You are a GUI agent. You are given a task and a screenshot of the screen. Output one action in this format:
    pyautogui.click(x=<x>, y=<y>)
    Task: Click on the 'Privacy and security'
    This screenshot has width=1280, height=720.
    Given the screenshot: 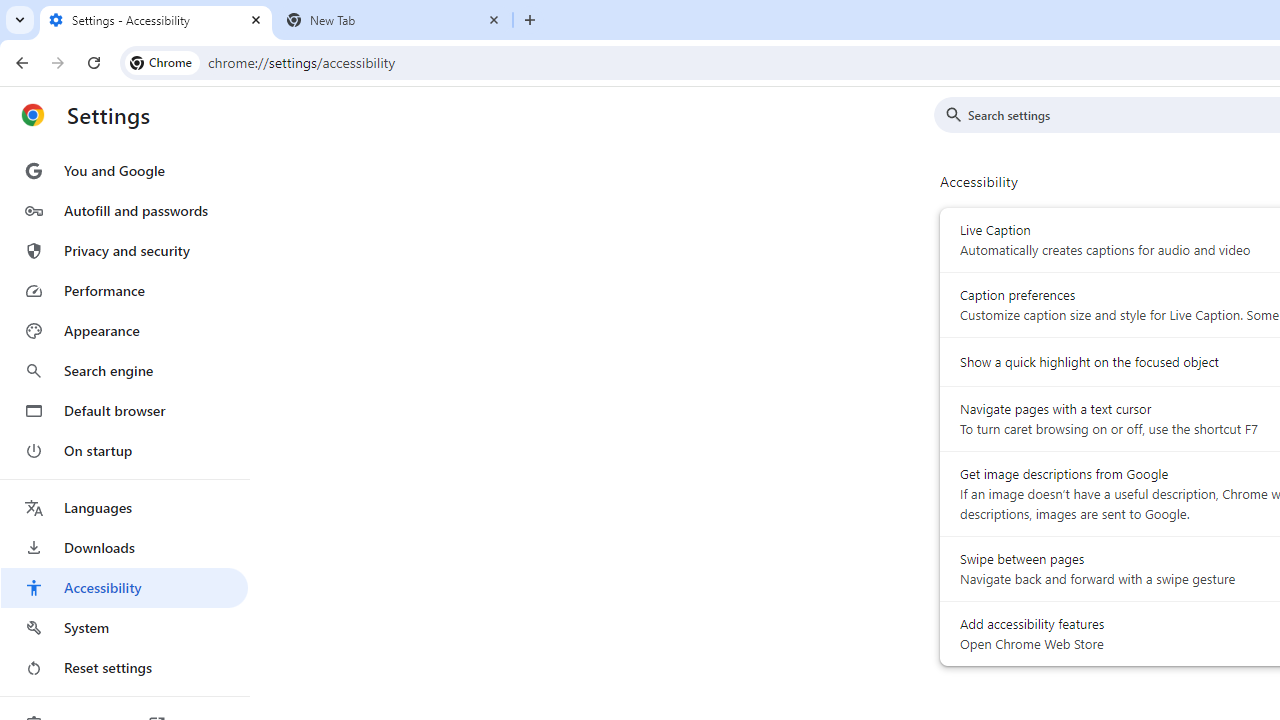 What is the action you would take?
    pyautogui.click(x=123, y=249)
    